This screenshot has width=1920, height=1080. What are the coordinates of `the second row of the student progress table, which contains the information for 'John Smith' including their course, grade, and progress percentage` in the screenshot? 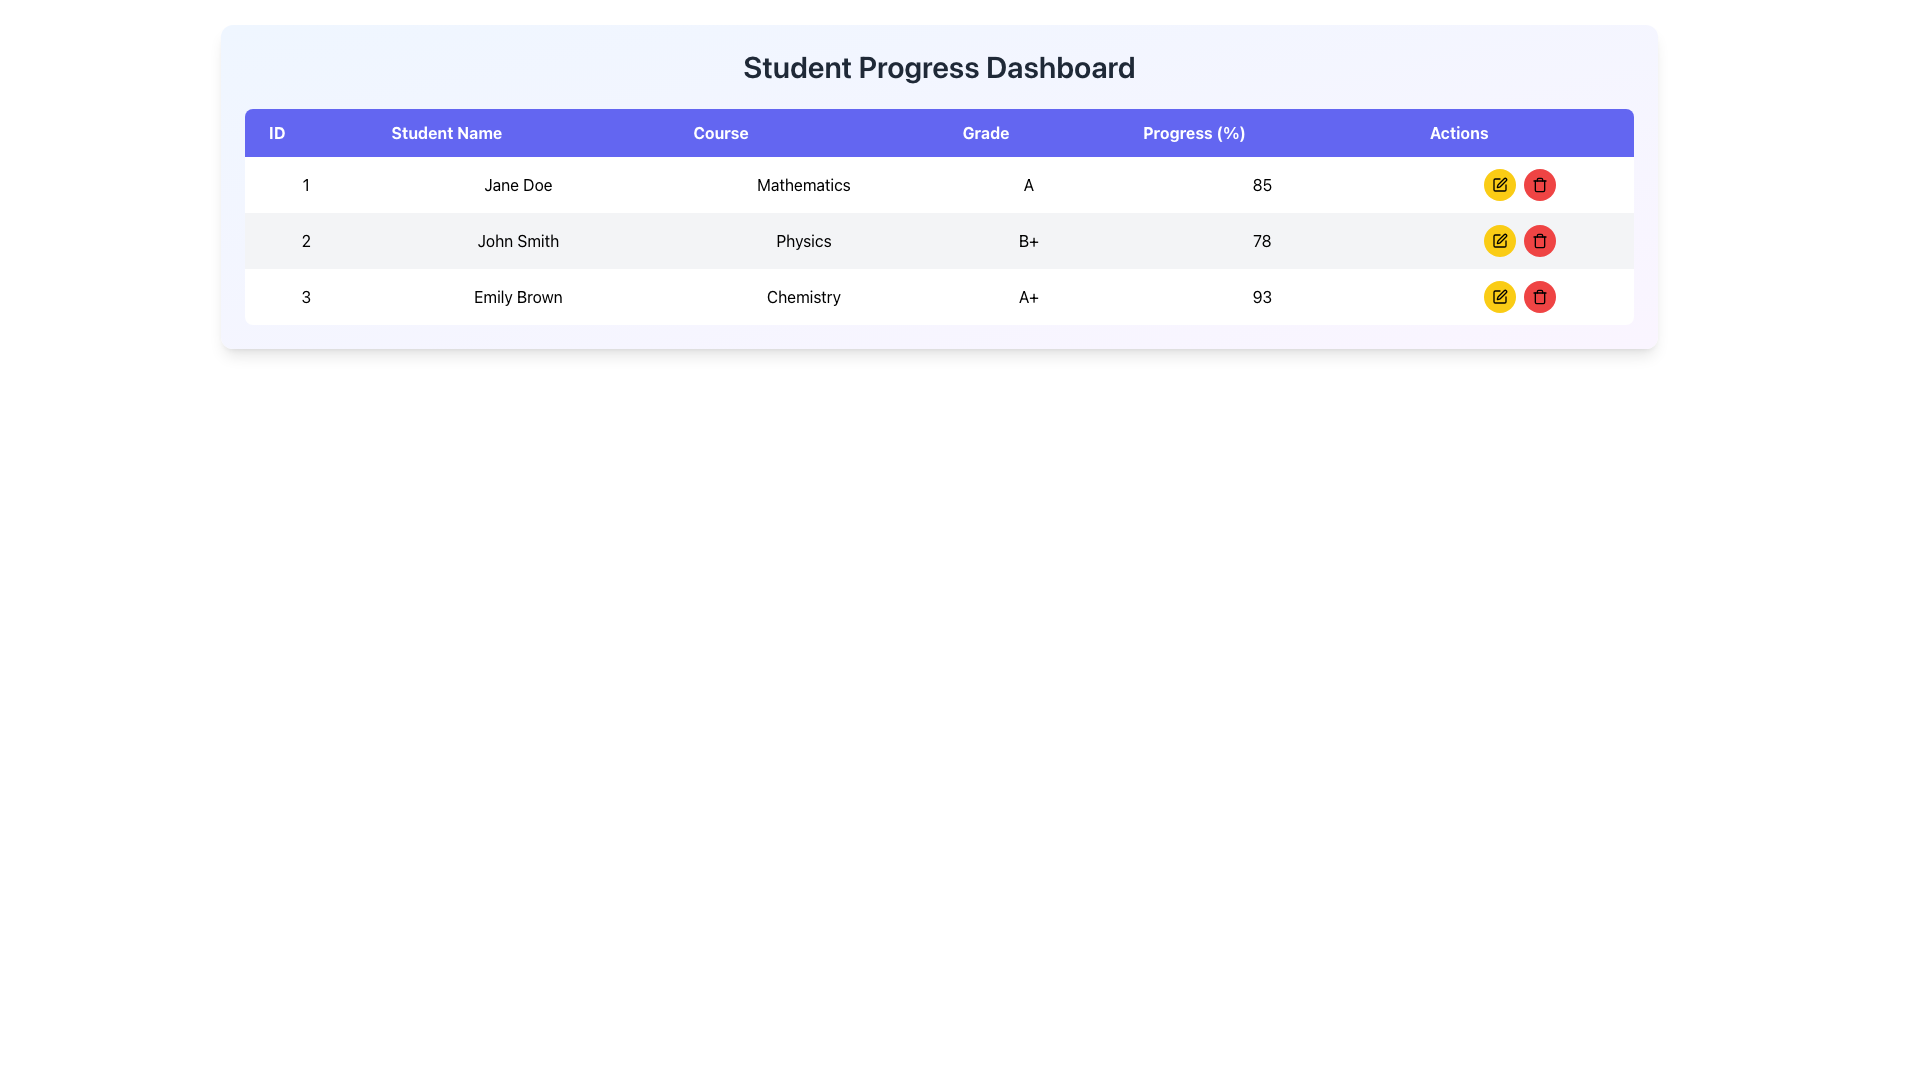 It's located at (938, 239).